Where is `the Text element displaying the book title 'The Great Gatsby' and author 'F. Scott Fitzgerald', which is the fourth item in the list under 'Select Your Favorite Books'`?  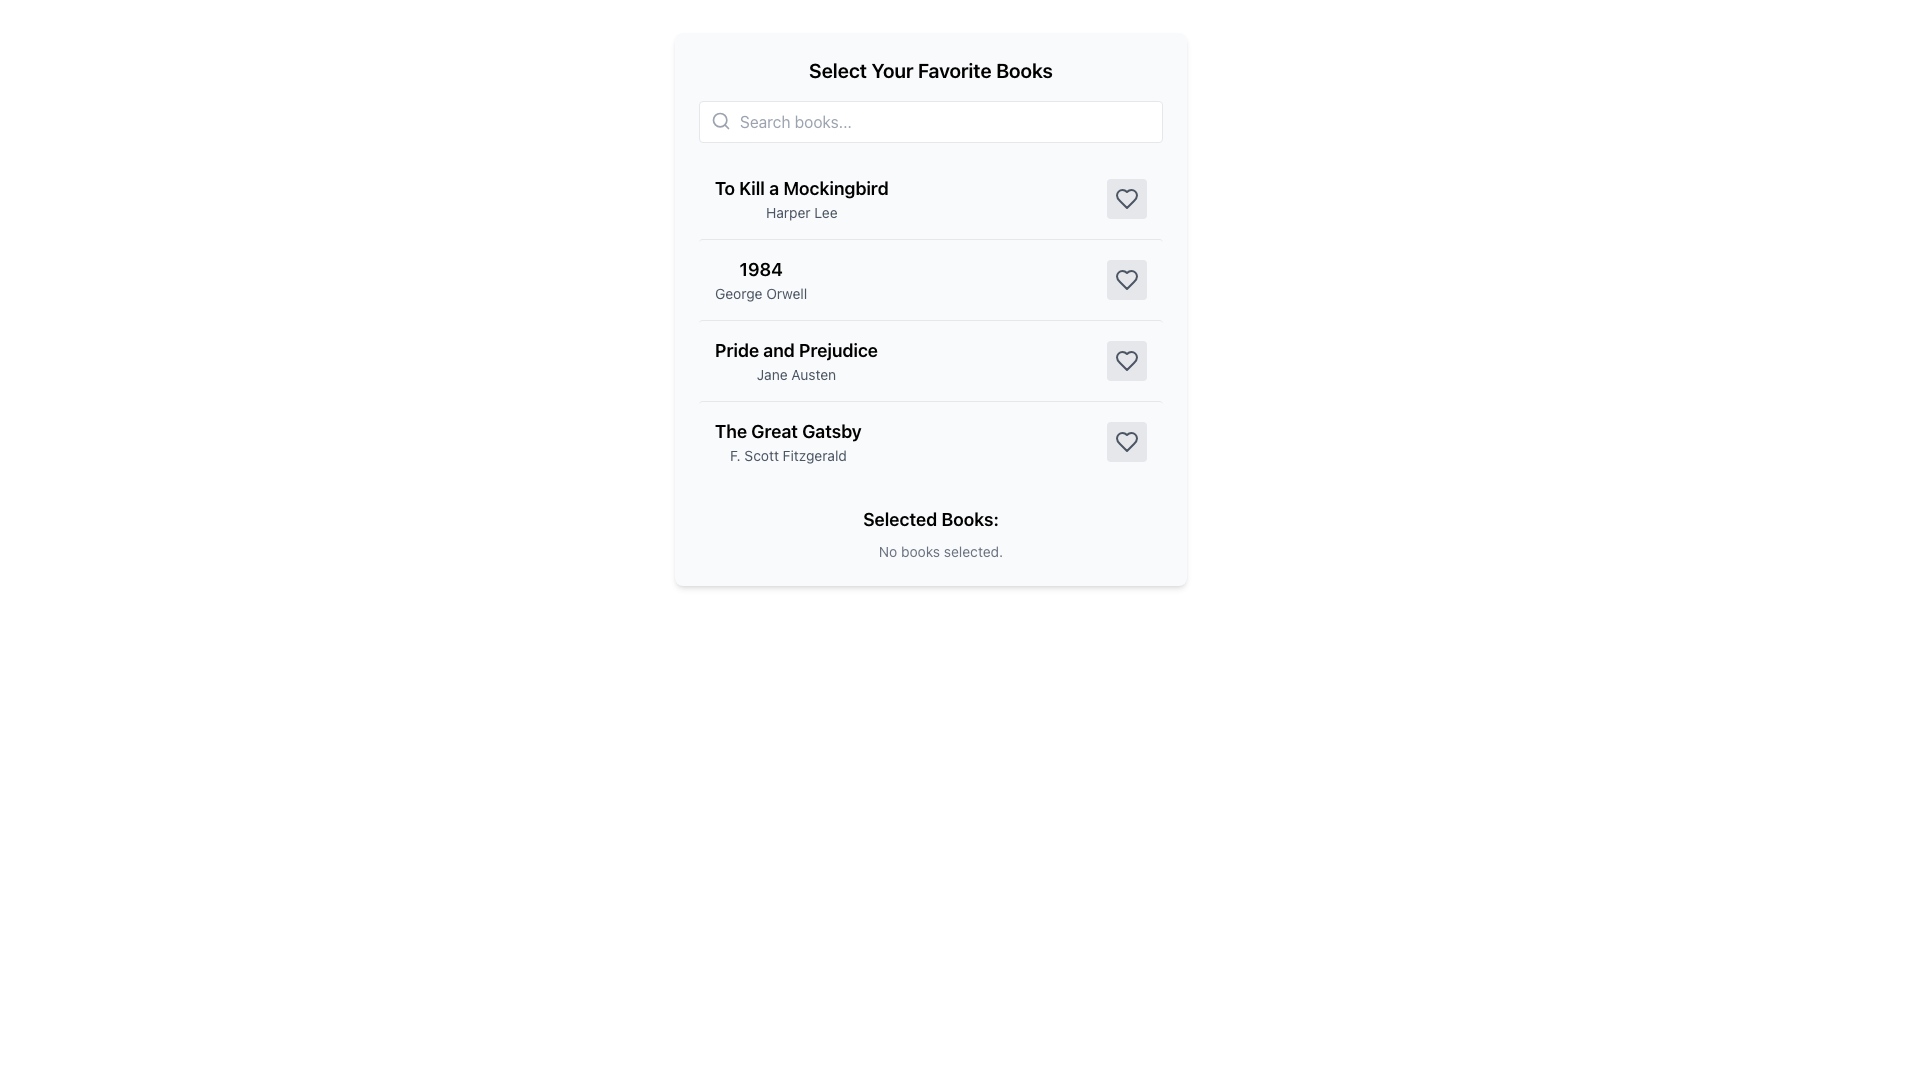 the Text element displaying the book title 'The Great Gatsby' and author 'F. Scott Fitzgerald', which is the fourth item in the list under 'Select Your Favorite Books' is located at coordinates (787, 441).